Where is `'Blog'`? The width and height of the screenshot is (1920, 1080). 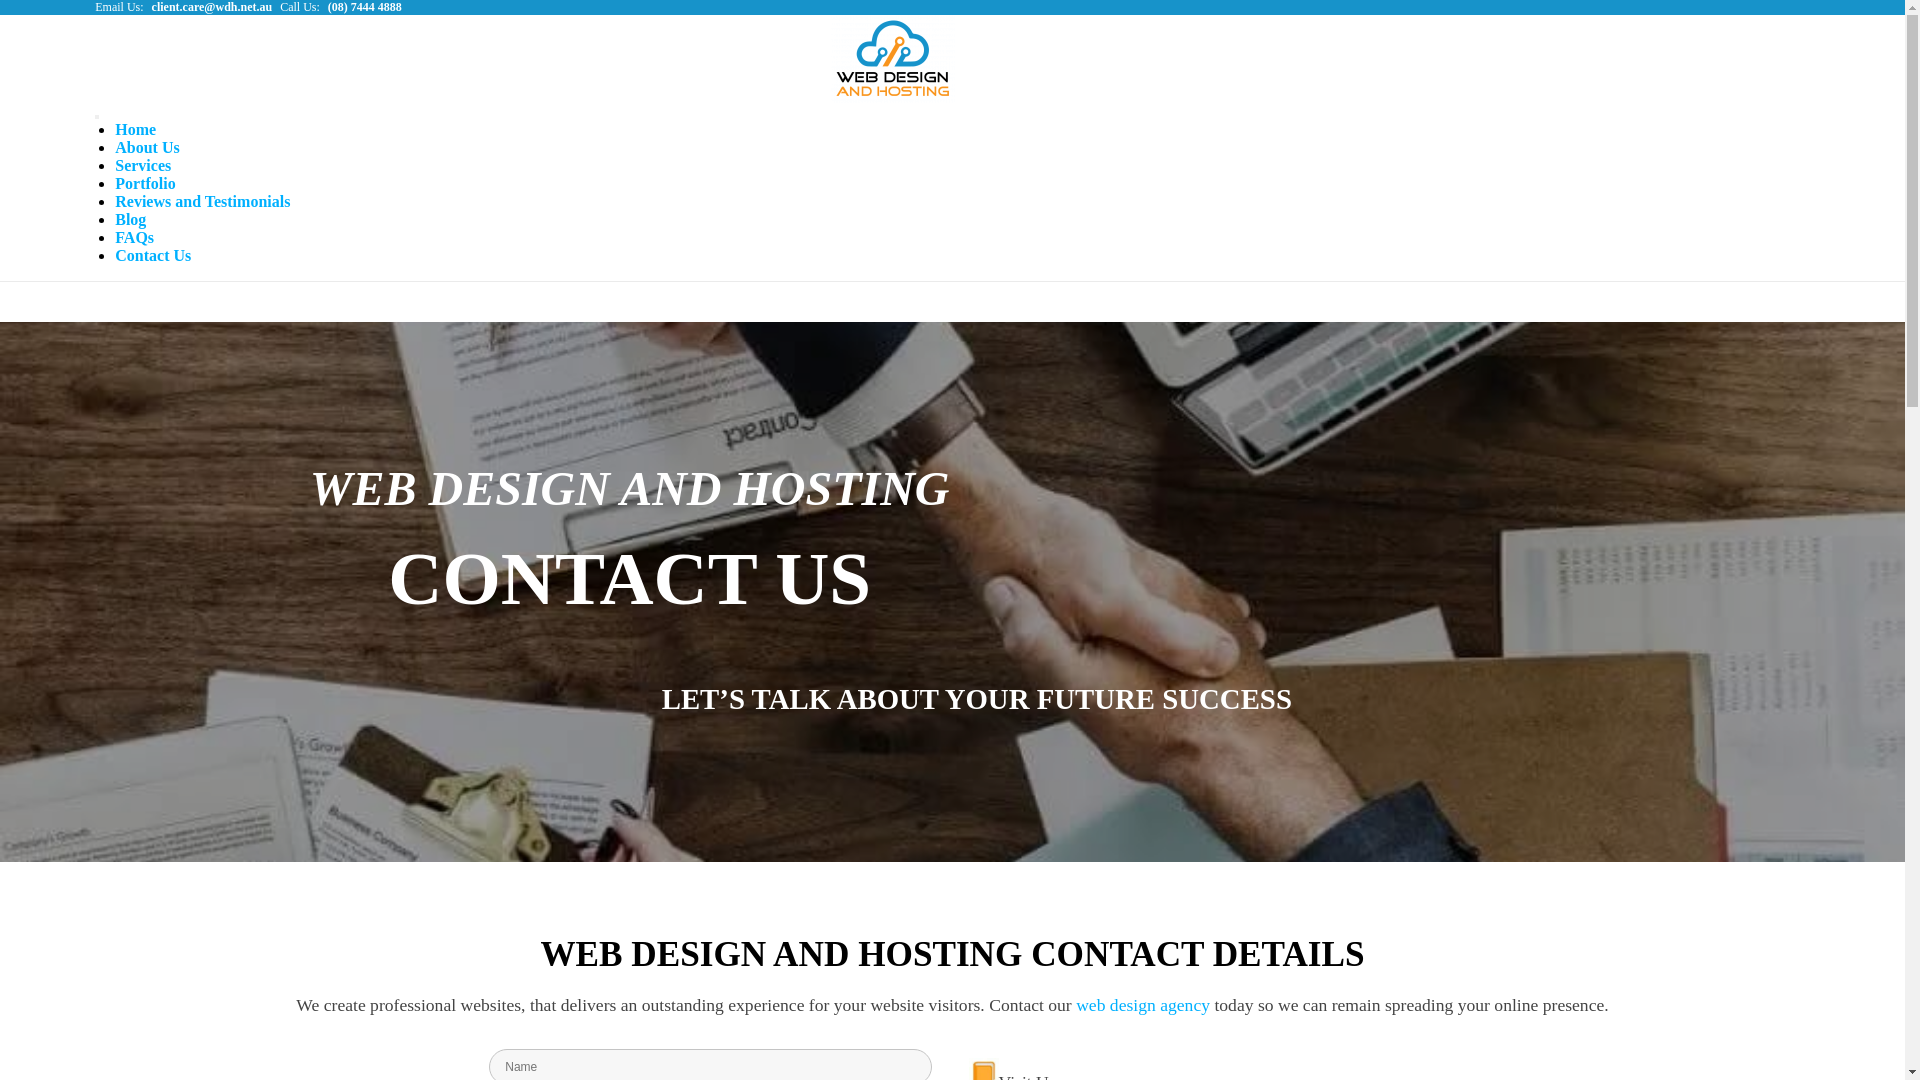
'Blog' is located at coordinates (129, 219).